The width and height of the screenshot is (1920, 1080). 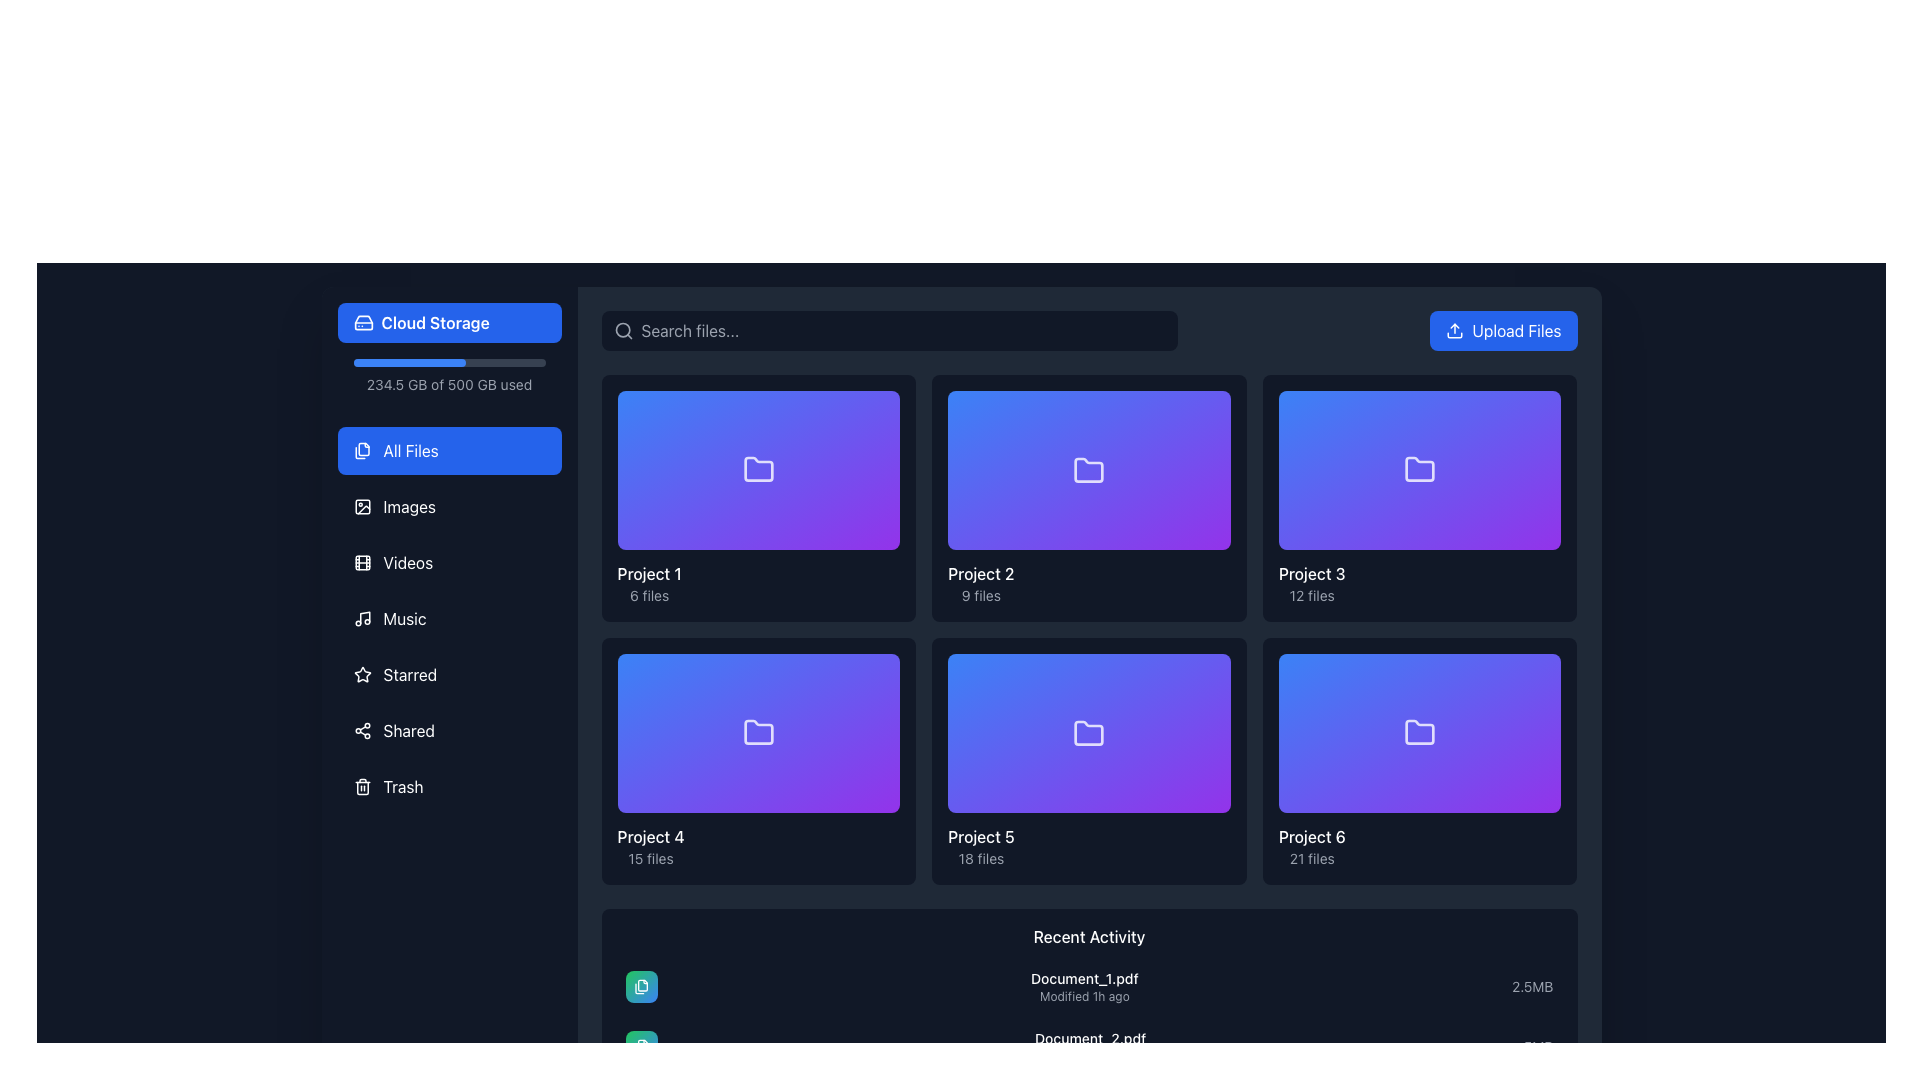 What do you see at coordinates (362, 563) in the screenshot?
I see `the film reel icon located in the 'Videos' menu option on the left navigation bar` at bounding box center [362, 563].